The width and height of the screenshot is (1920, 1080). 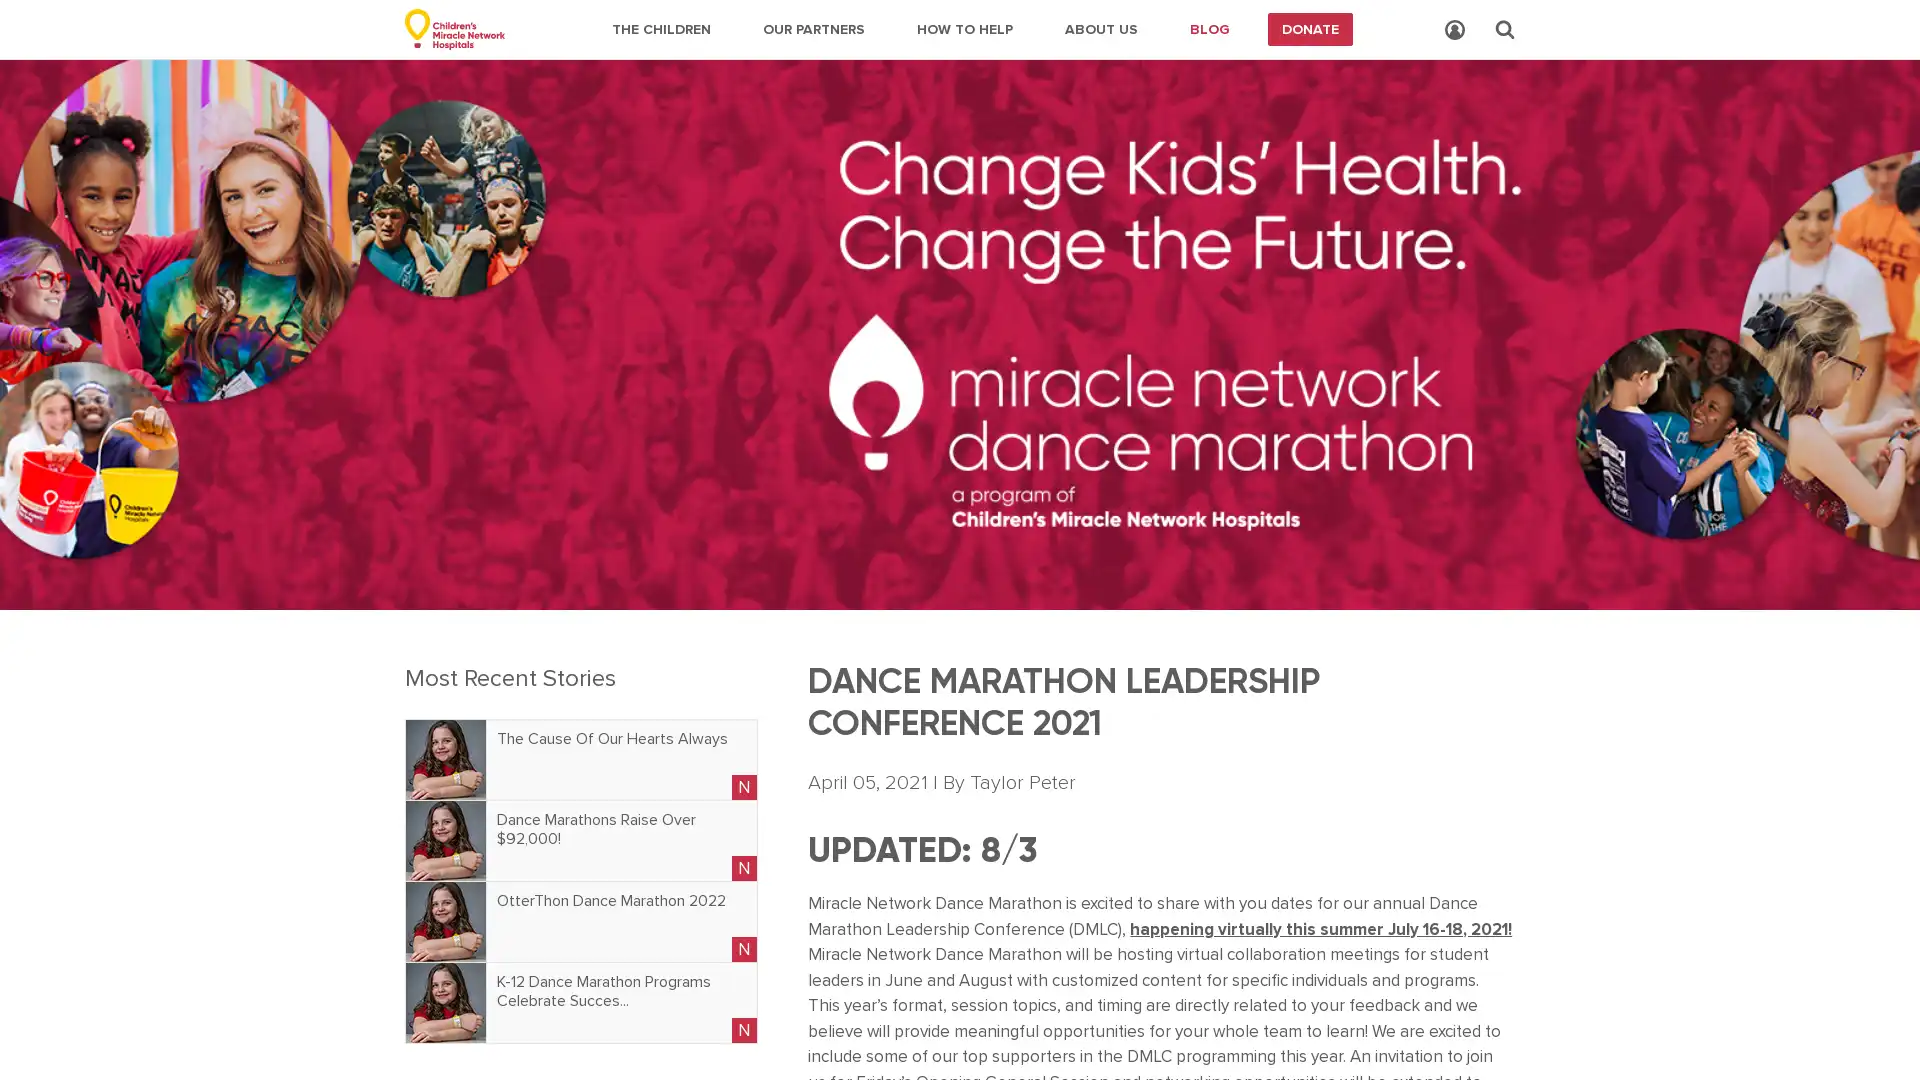 I want to click on Account Login, so click(x=1454, y=30).